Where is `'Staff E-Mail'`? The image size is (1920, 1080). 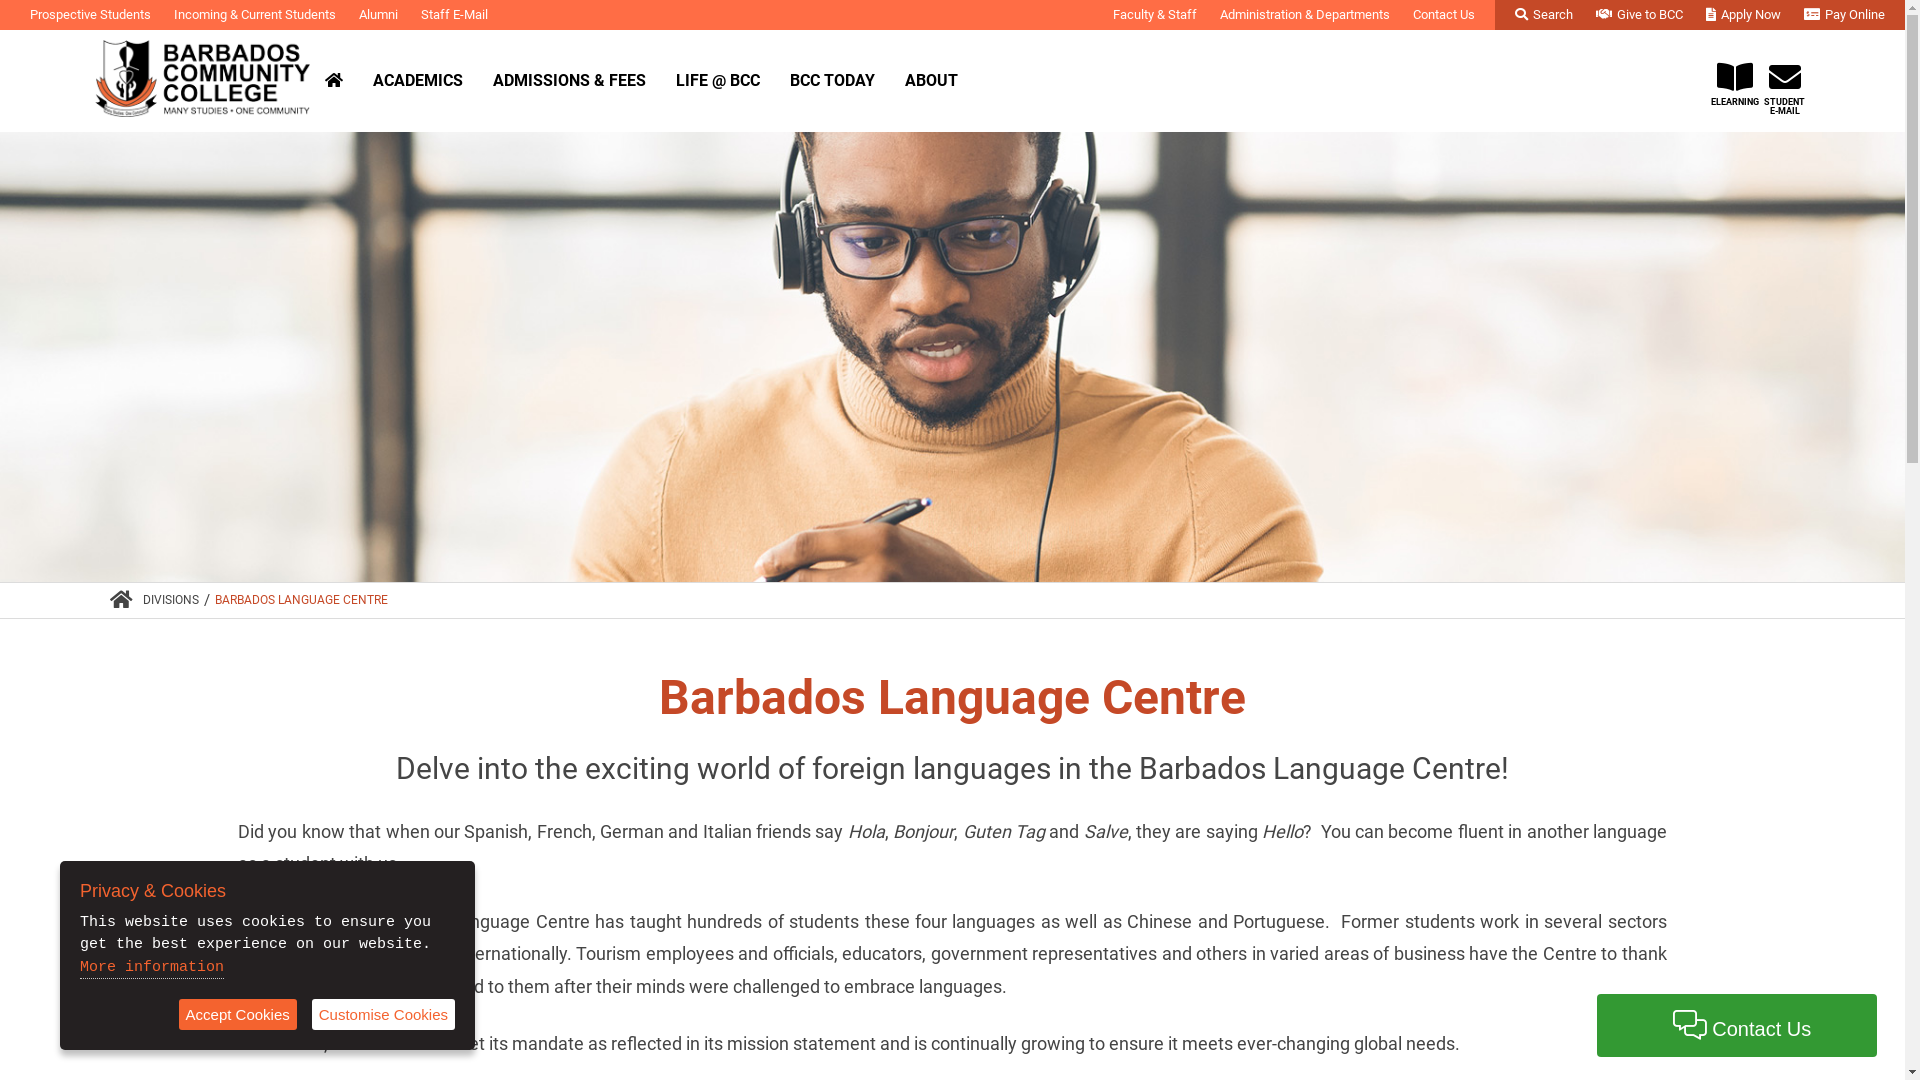 'Staff E-Mail' is located at coordinates (453, 14).